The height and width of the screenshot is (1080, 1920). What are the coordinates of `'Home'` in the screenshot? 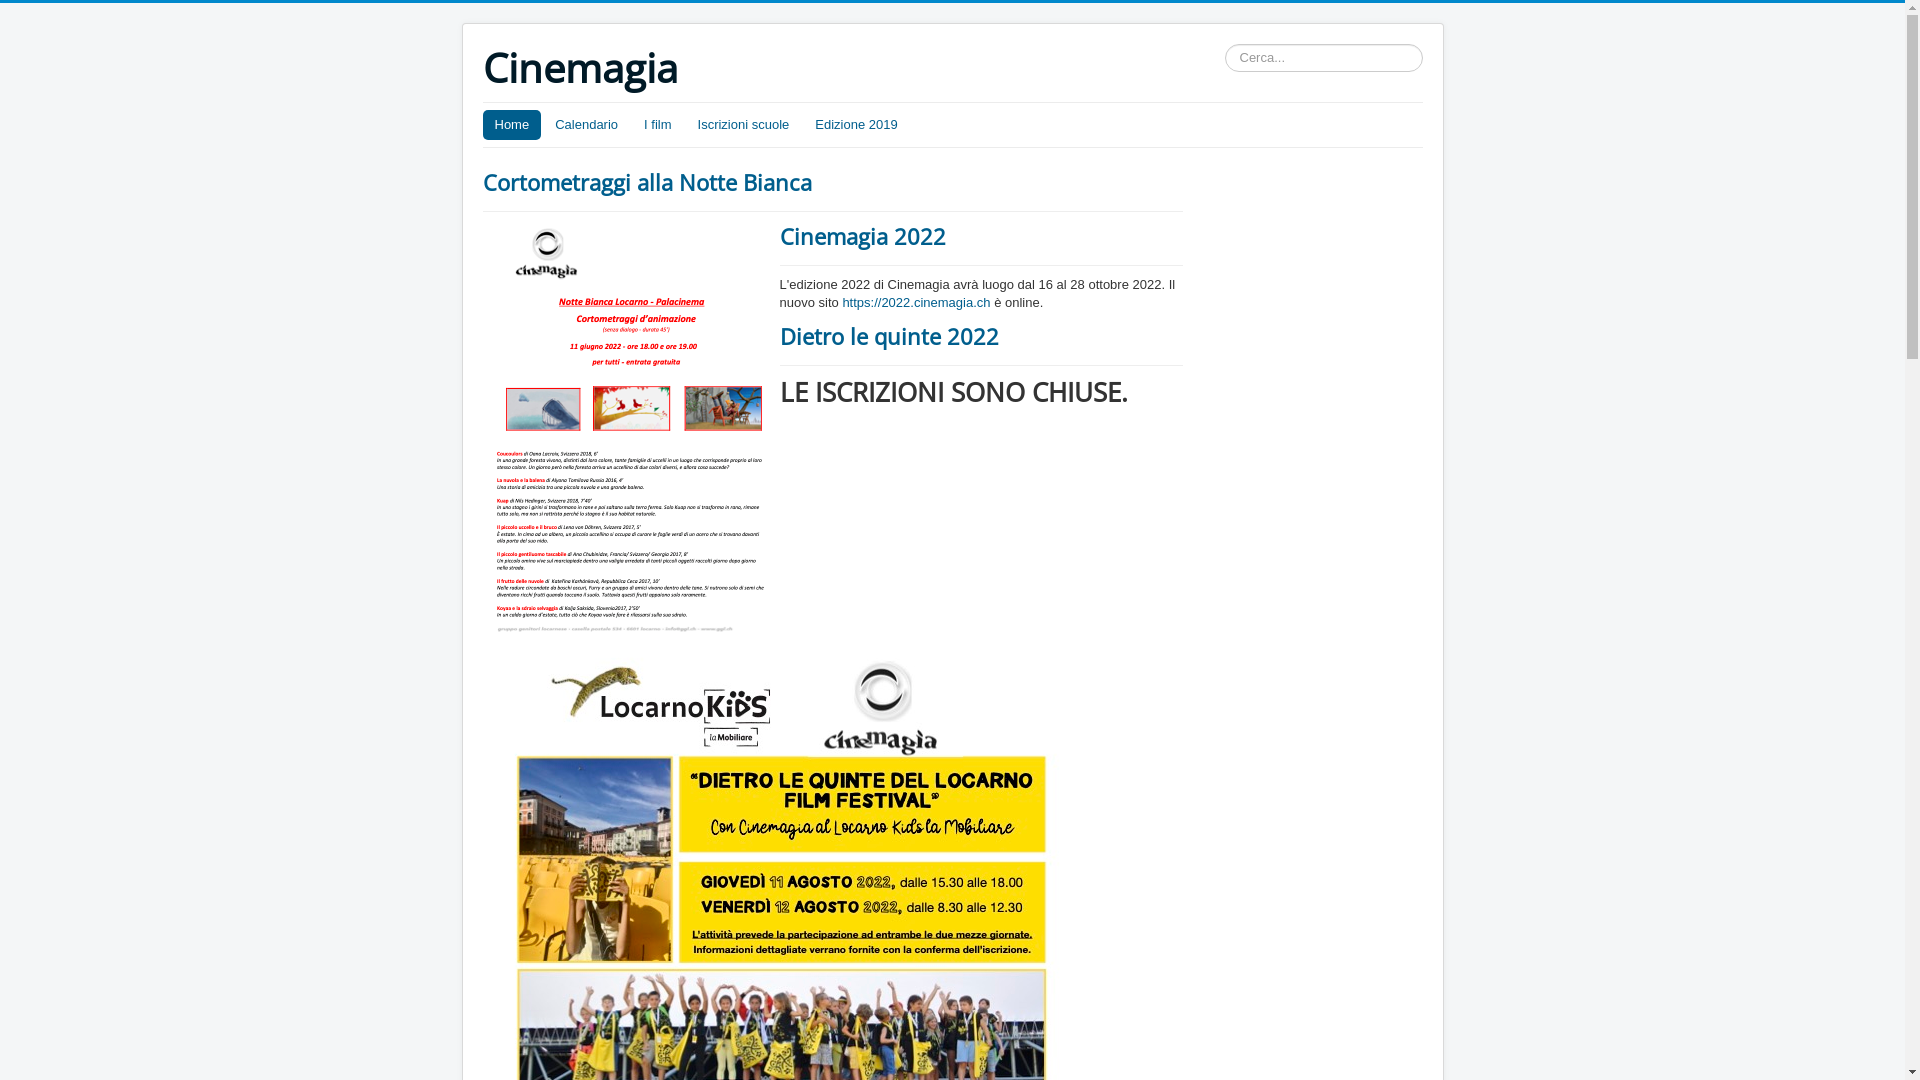 It's located at (511, 124).